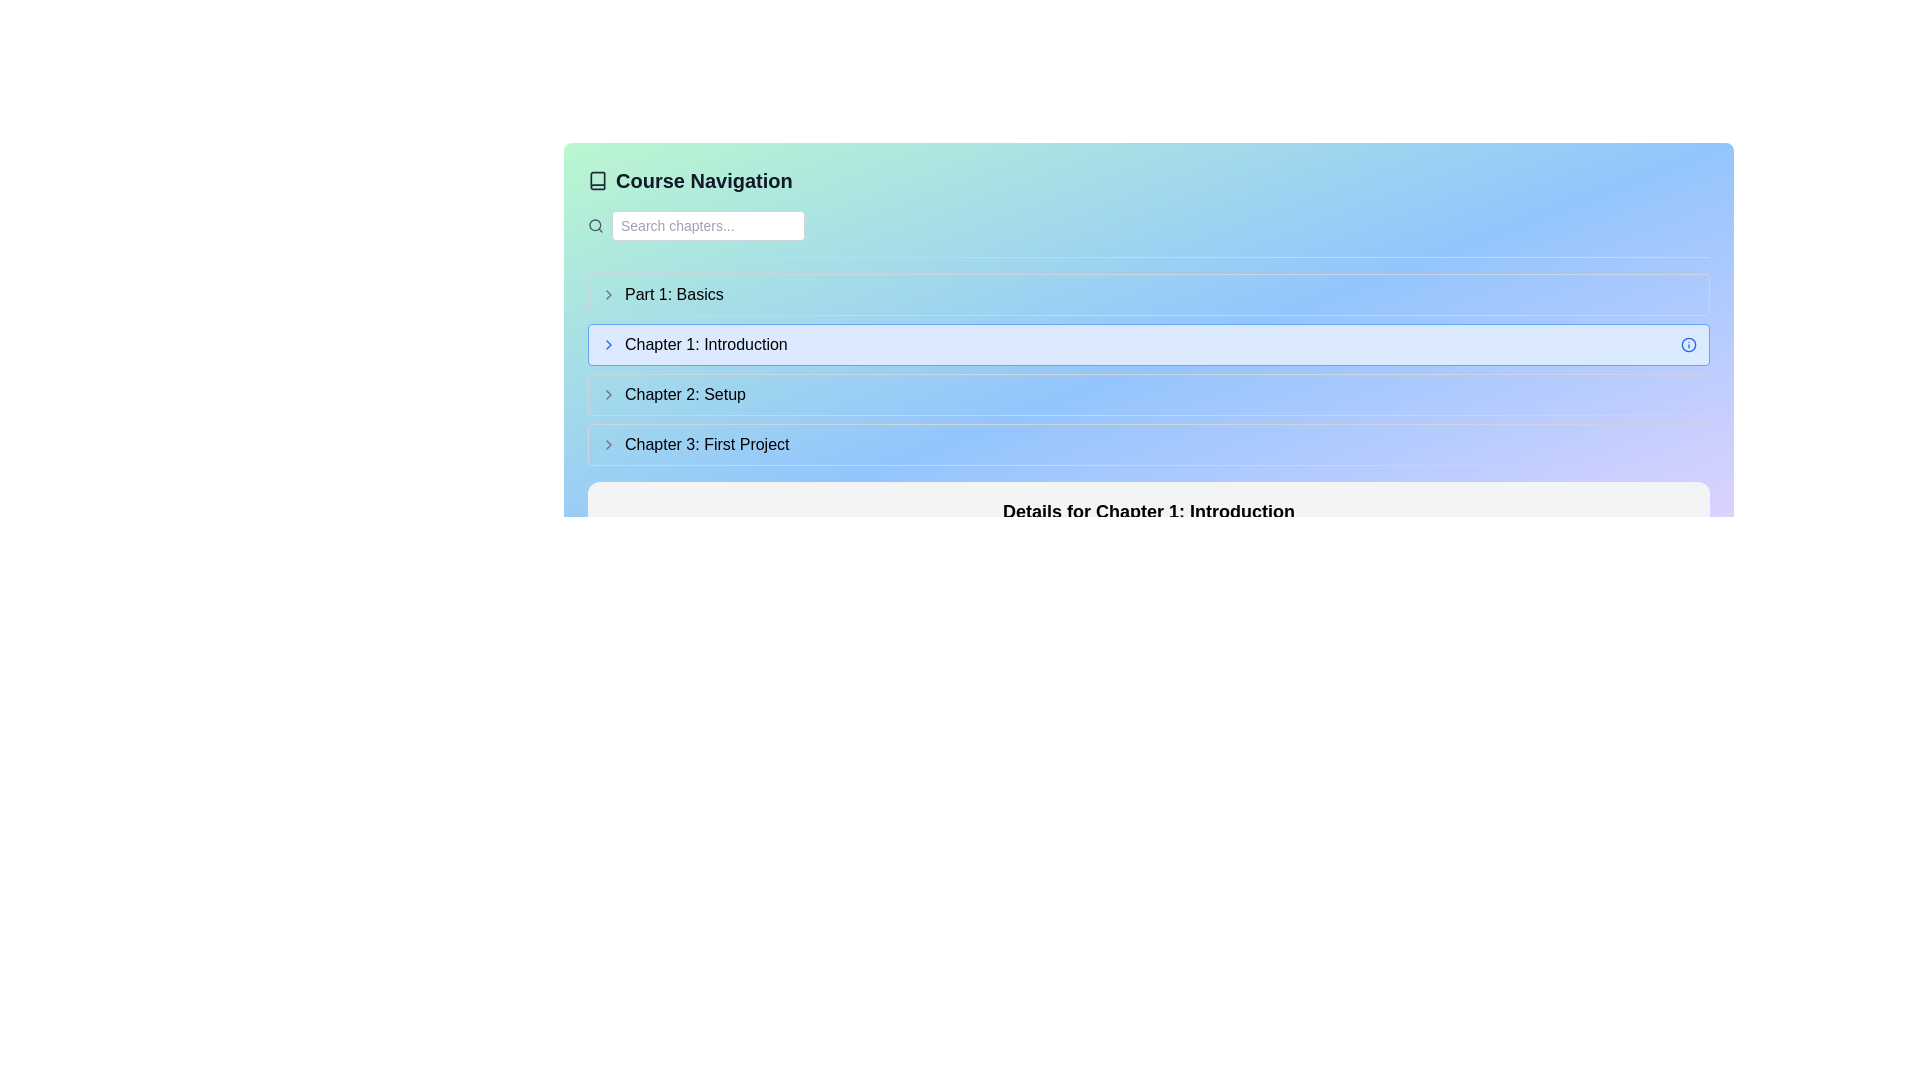  What do you see at coordinates (694, 343) in the screenshot?
I see `the text label displaying 'Chapter 1: Introduction', which is centrally positioned in the second row of chapter titles in the navigation panel` at bounding box center [694, 343].